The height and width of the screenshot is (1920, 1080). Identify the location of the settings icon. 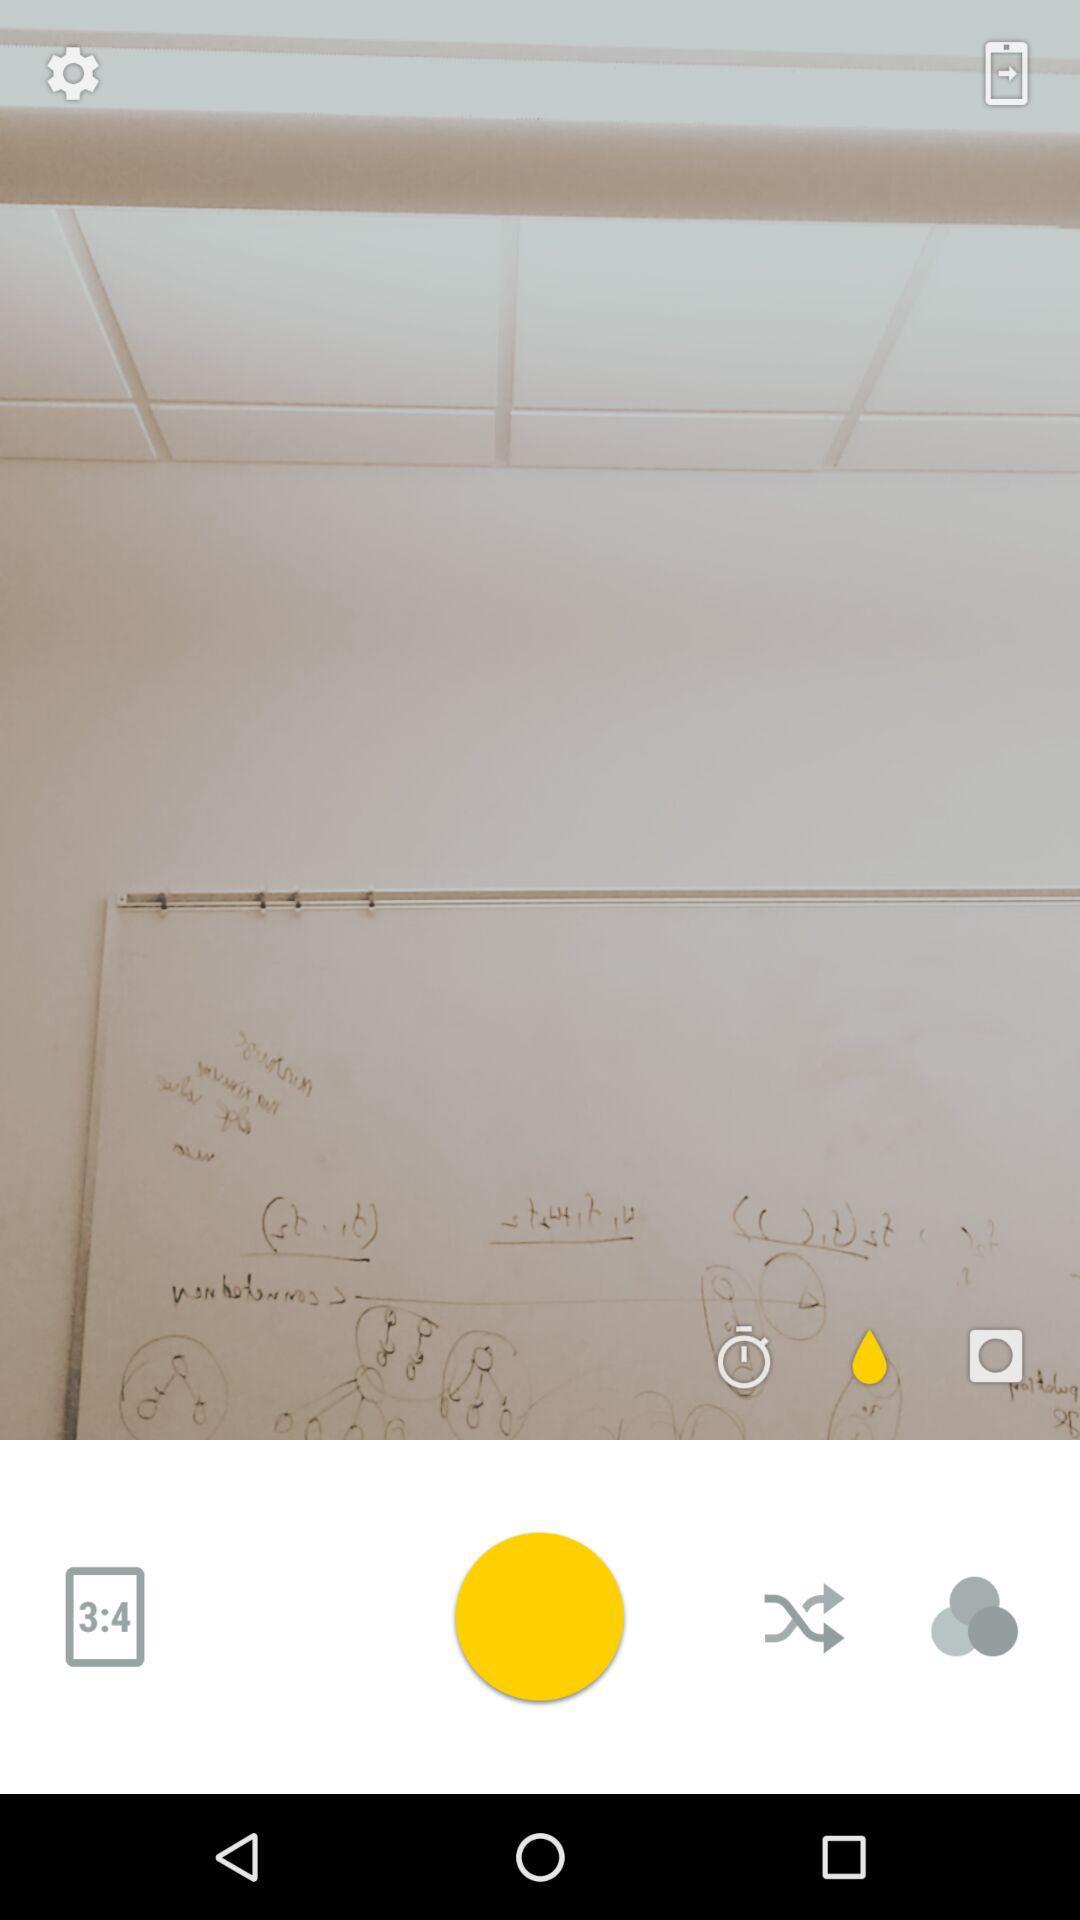
(72, 73).